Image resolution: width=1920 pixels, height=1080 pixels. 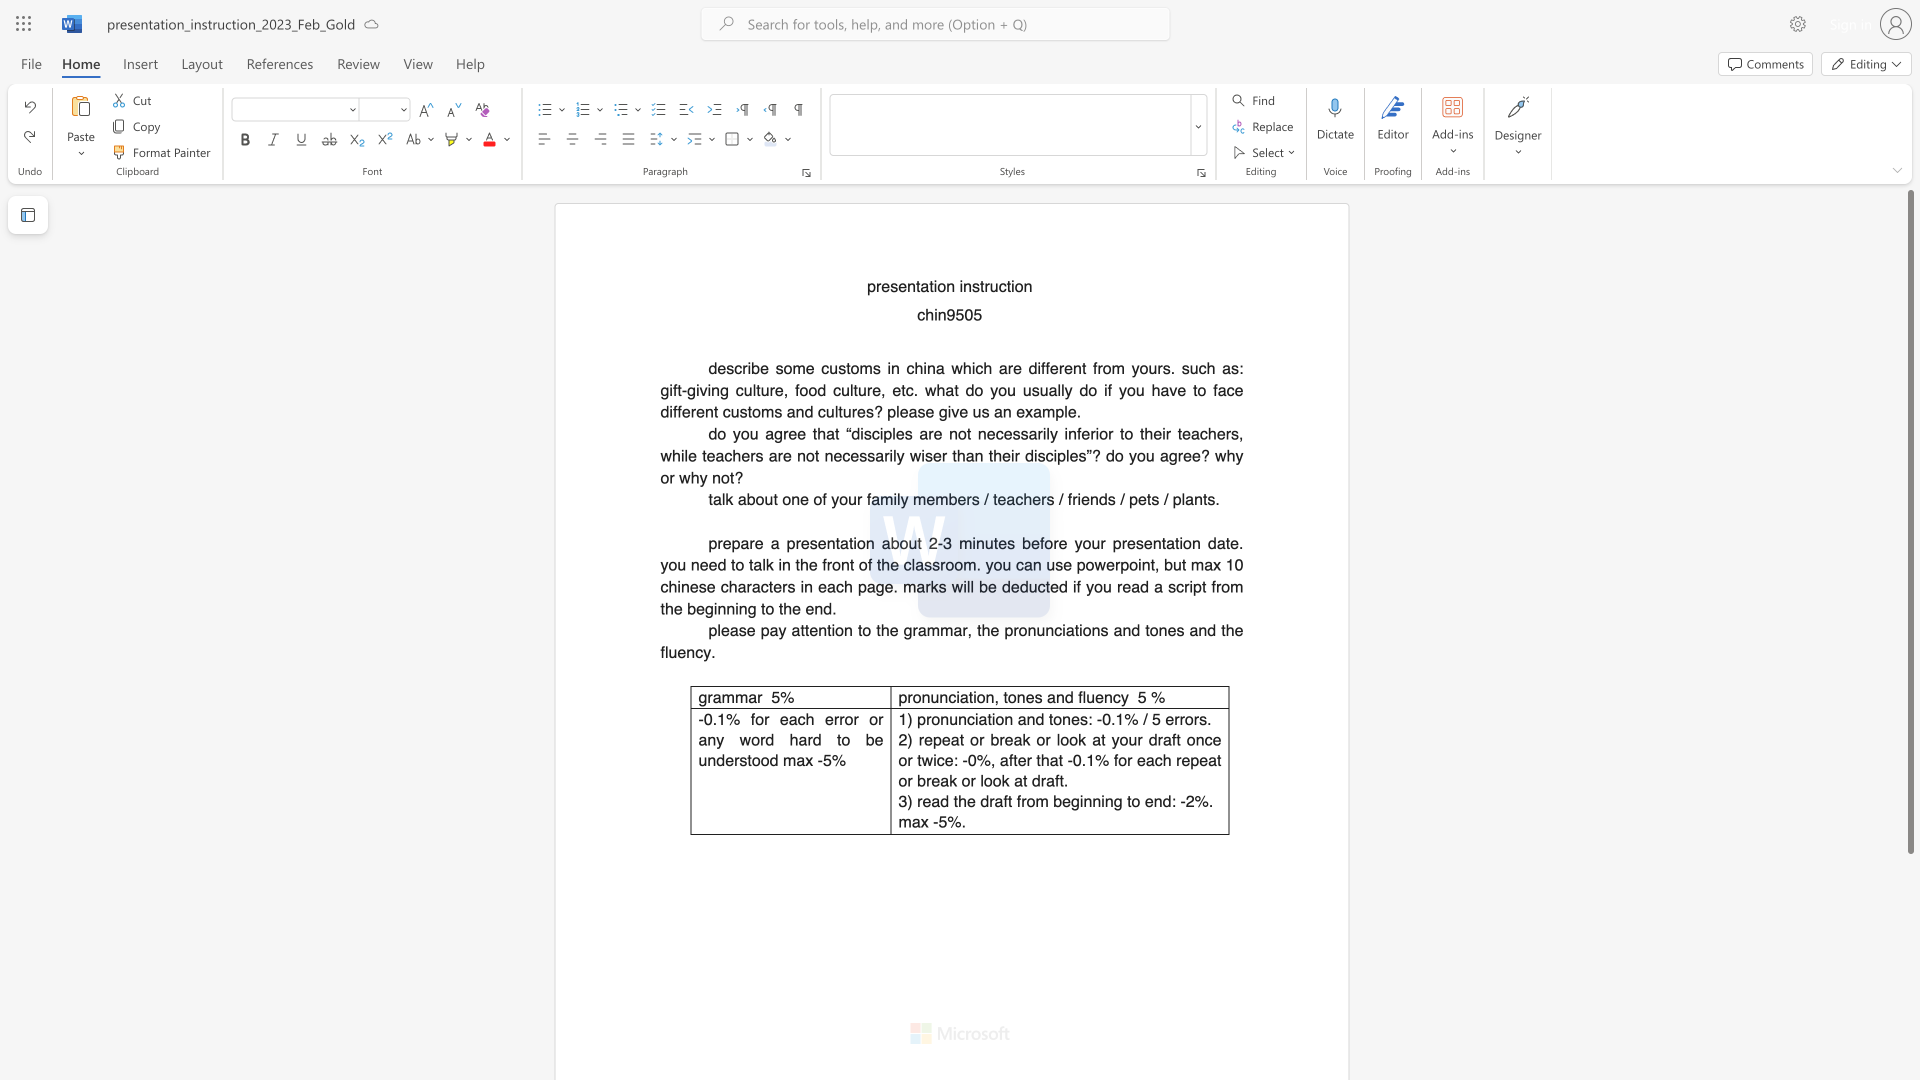 I want to click on the scrollbar on the right side to scroll the page down, so click(x=1909, y=898).